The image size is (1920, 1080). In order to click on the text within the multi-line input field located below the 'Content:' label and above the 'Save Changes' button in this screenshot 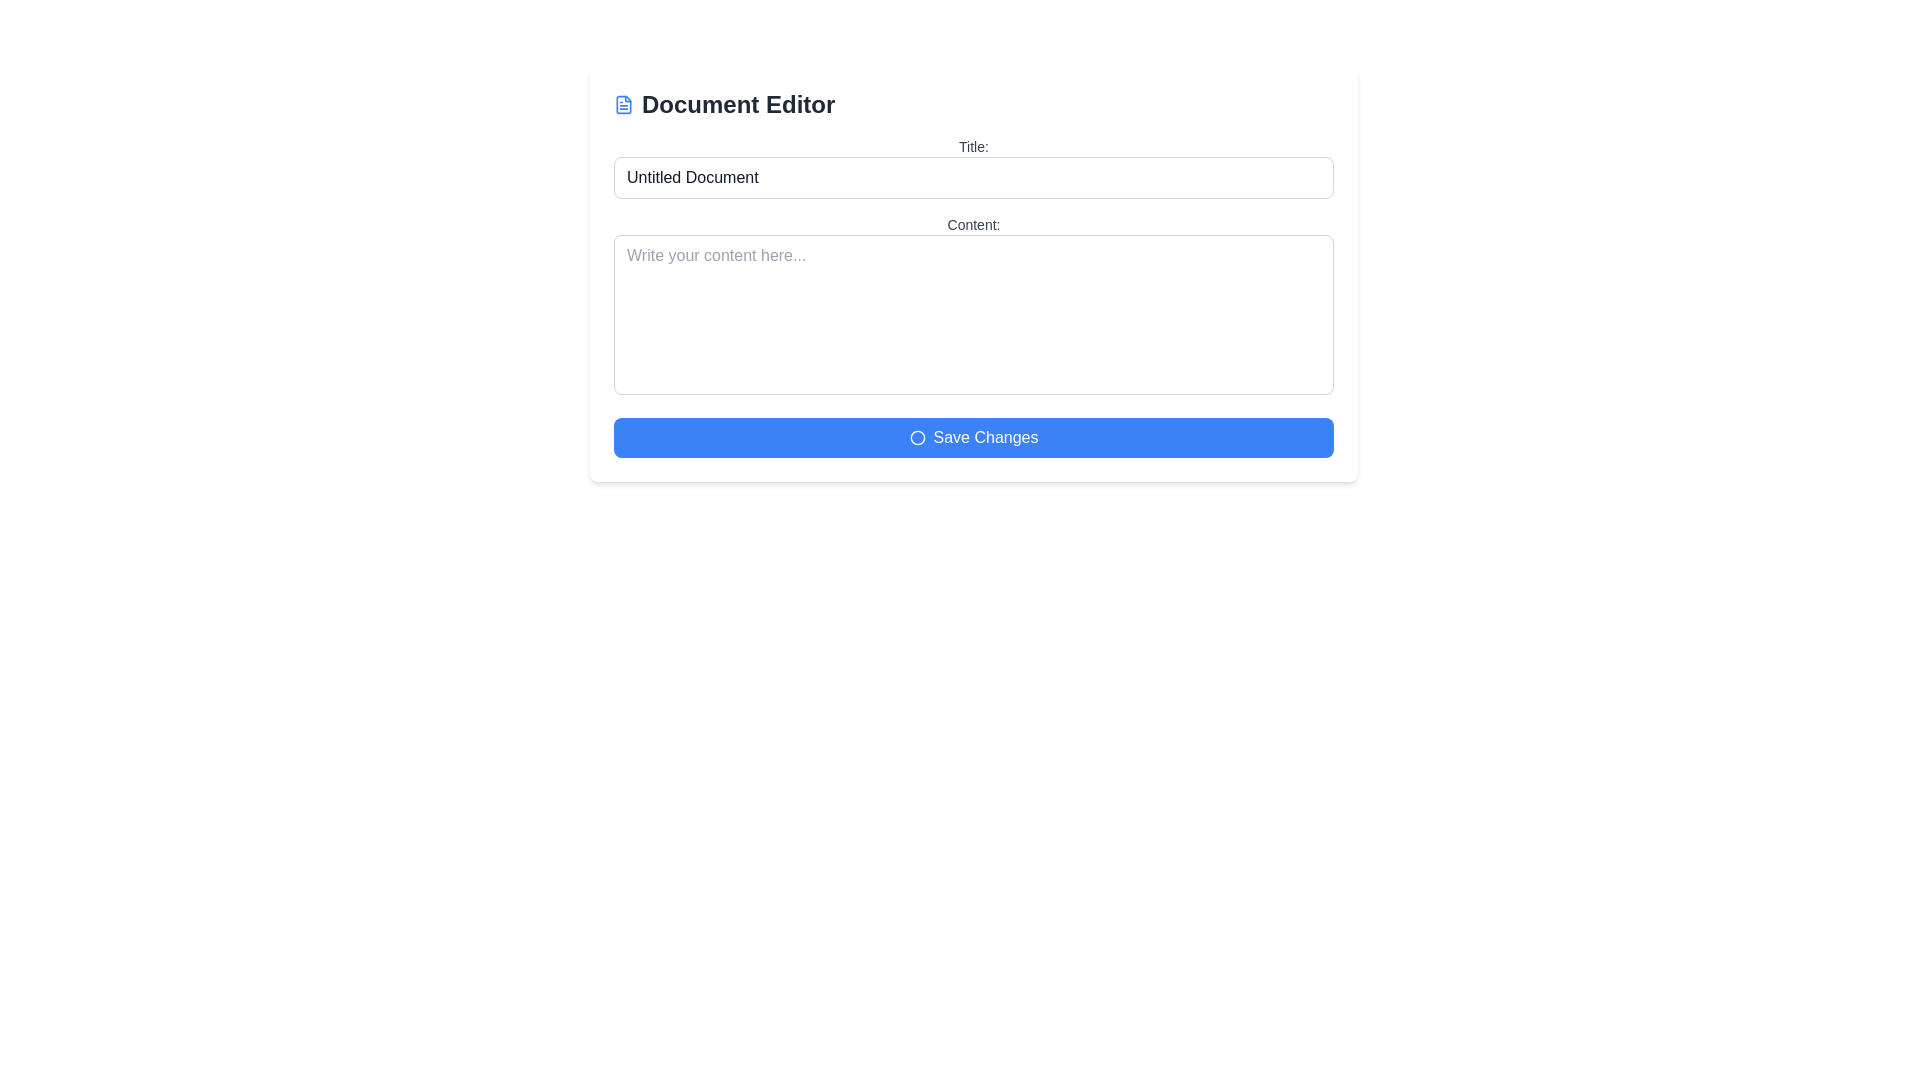, I will do `click(974, 315)`.